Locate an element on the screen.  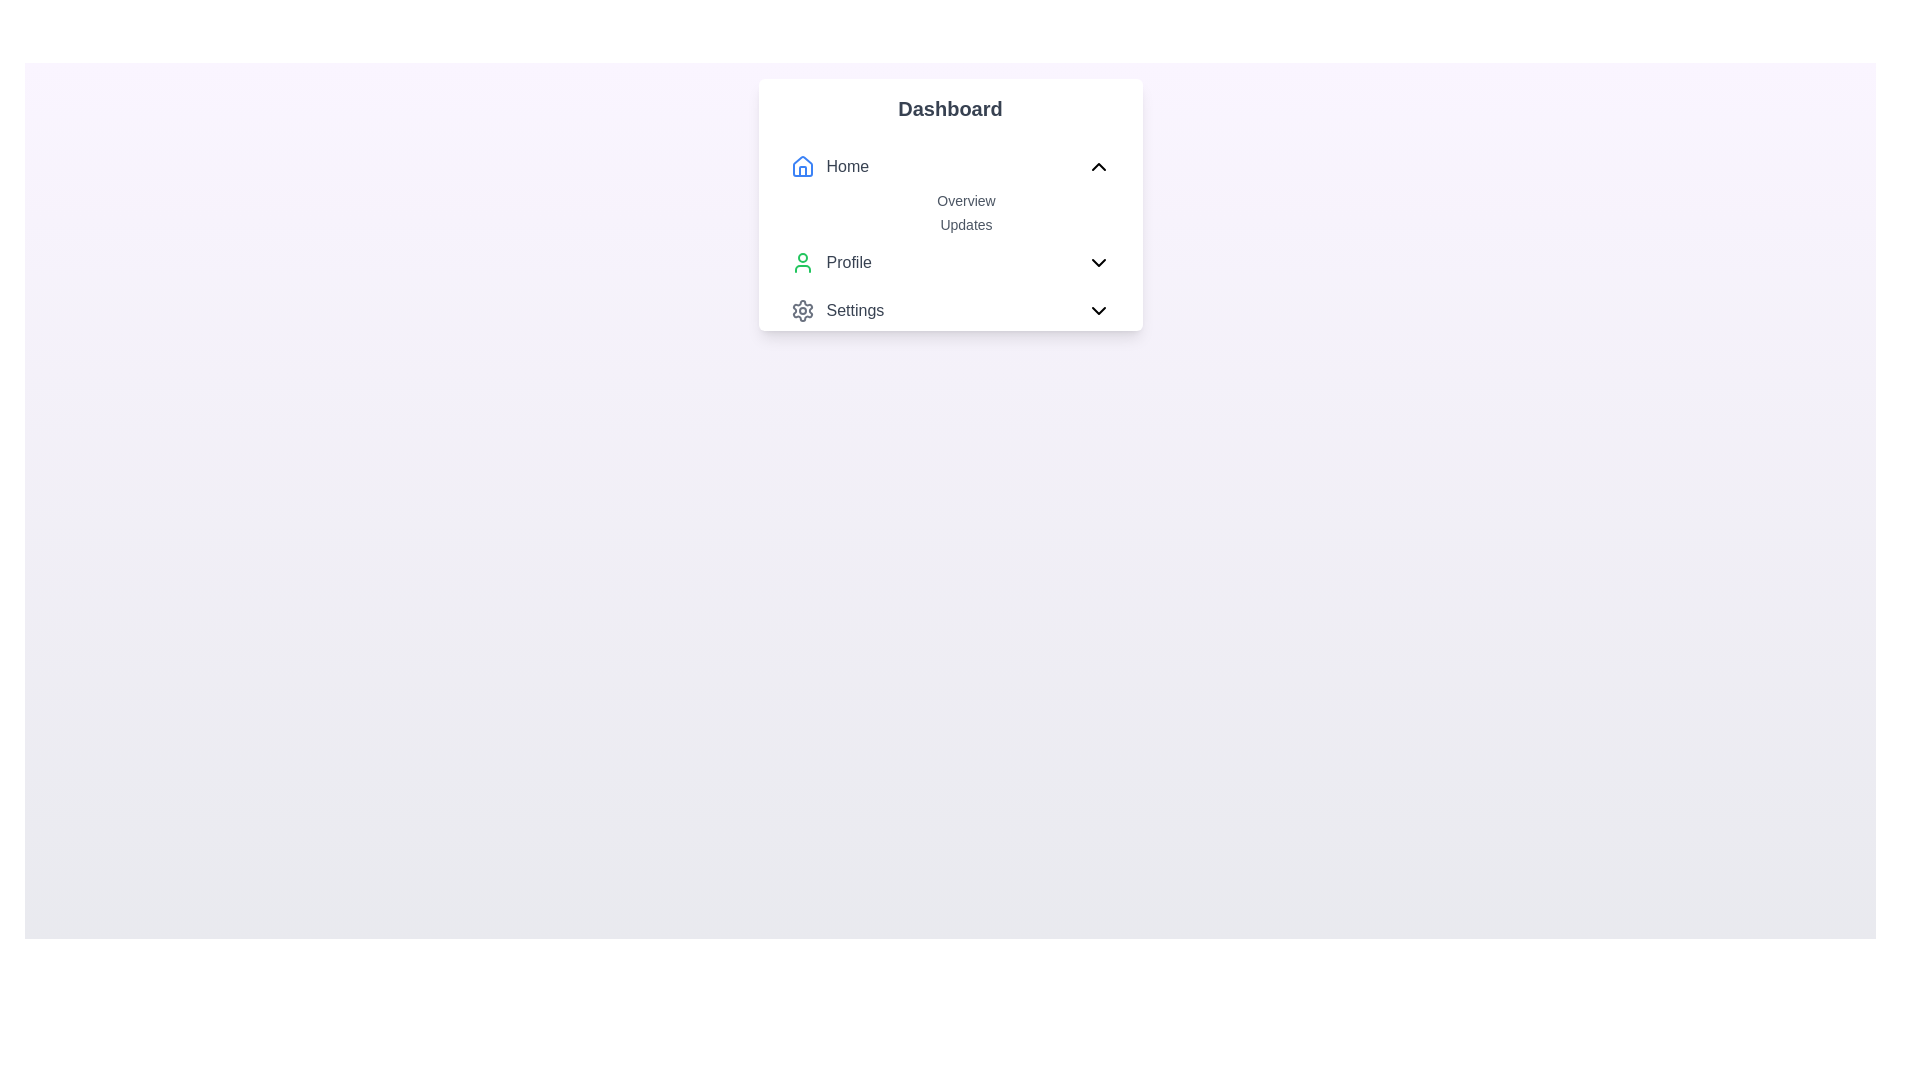
the 'Profile' text label, which is styled with a medium font weight and gray color, located in the menu panel below the 'Dashboard' heading is located at coordinates (849, 261).